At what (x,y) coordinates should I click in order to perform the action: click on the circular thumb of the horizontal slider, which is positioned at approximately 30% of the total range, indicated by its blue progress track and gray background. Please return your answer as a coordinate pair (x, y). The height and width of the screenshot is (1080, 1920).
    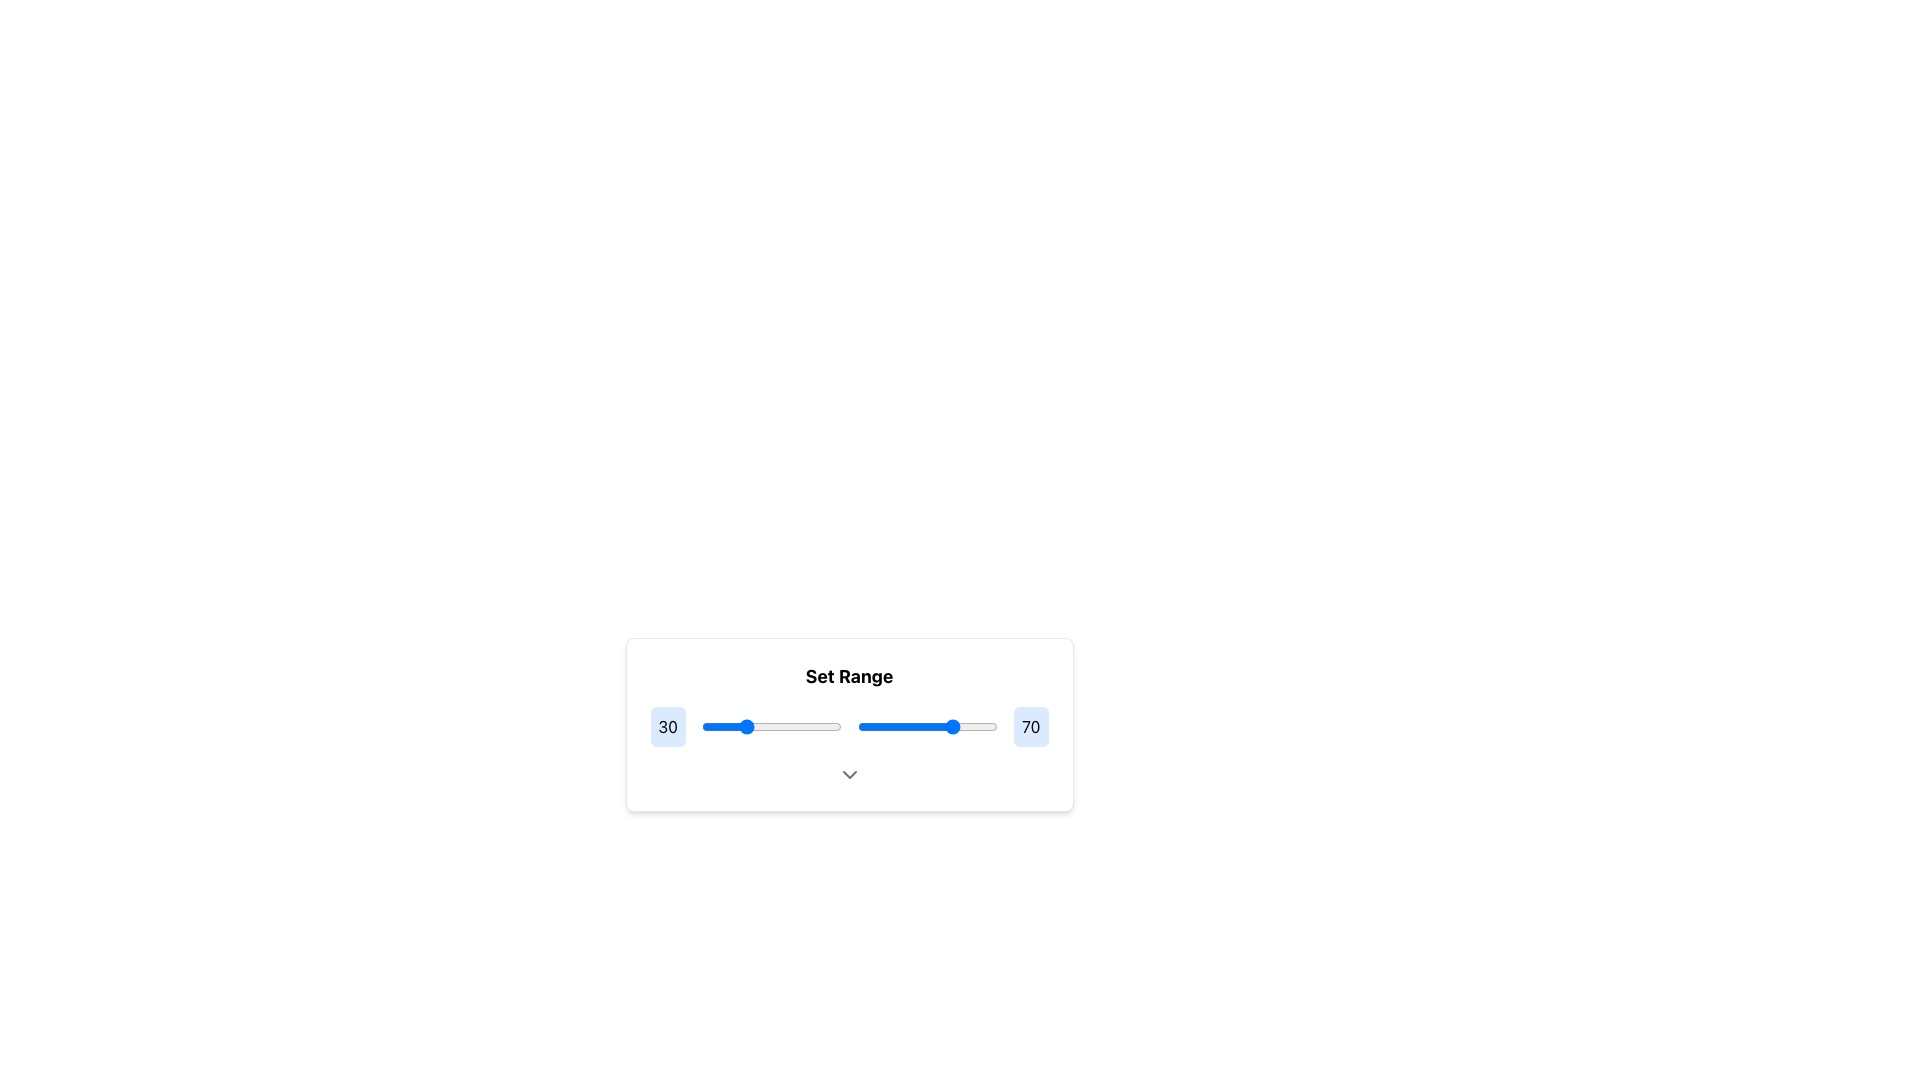
    Looking at the image, I should click on (771, 726).